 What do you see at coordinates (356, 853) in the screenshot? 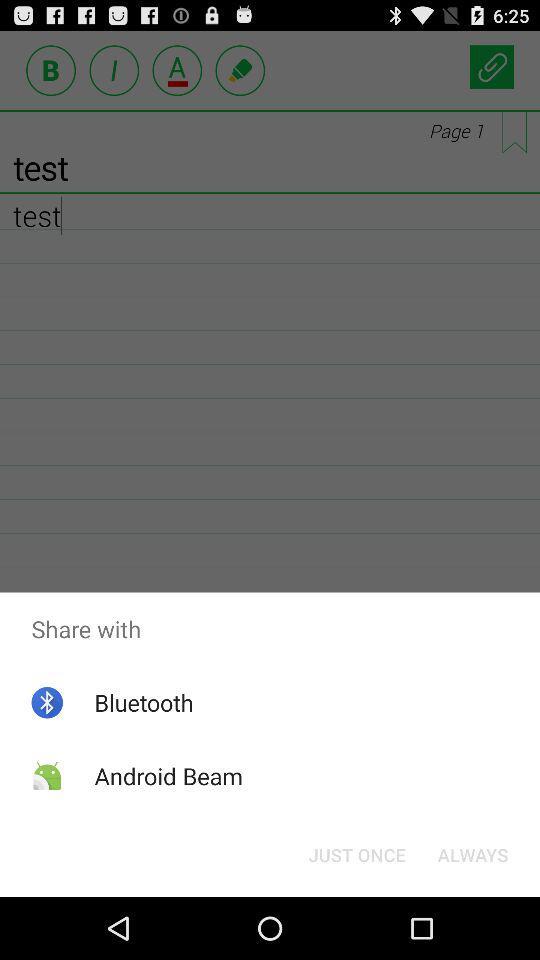
I see `icon next to the always item` at bounding box center [356, 853].